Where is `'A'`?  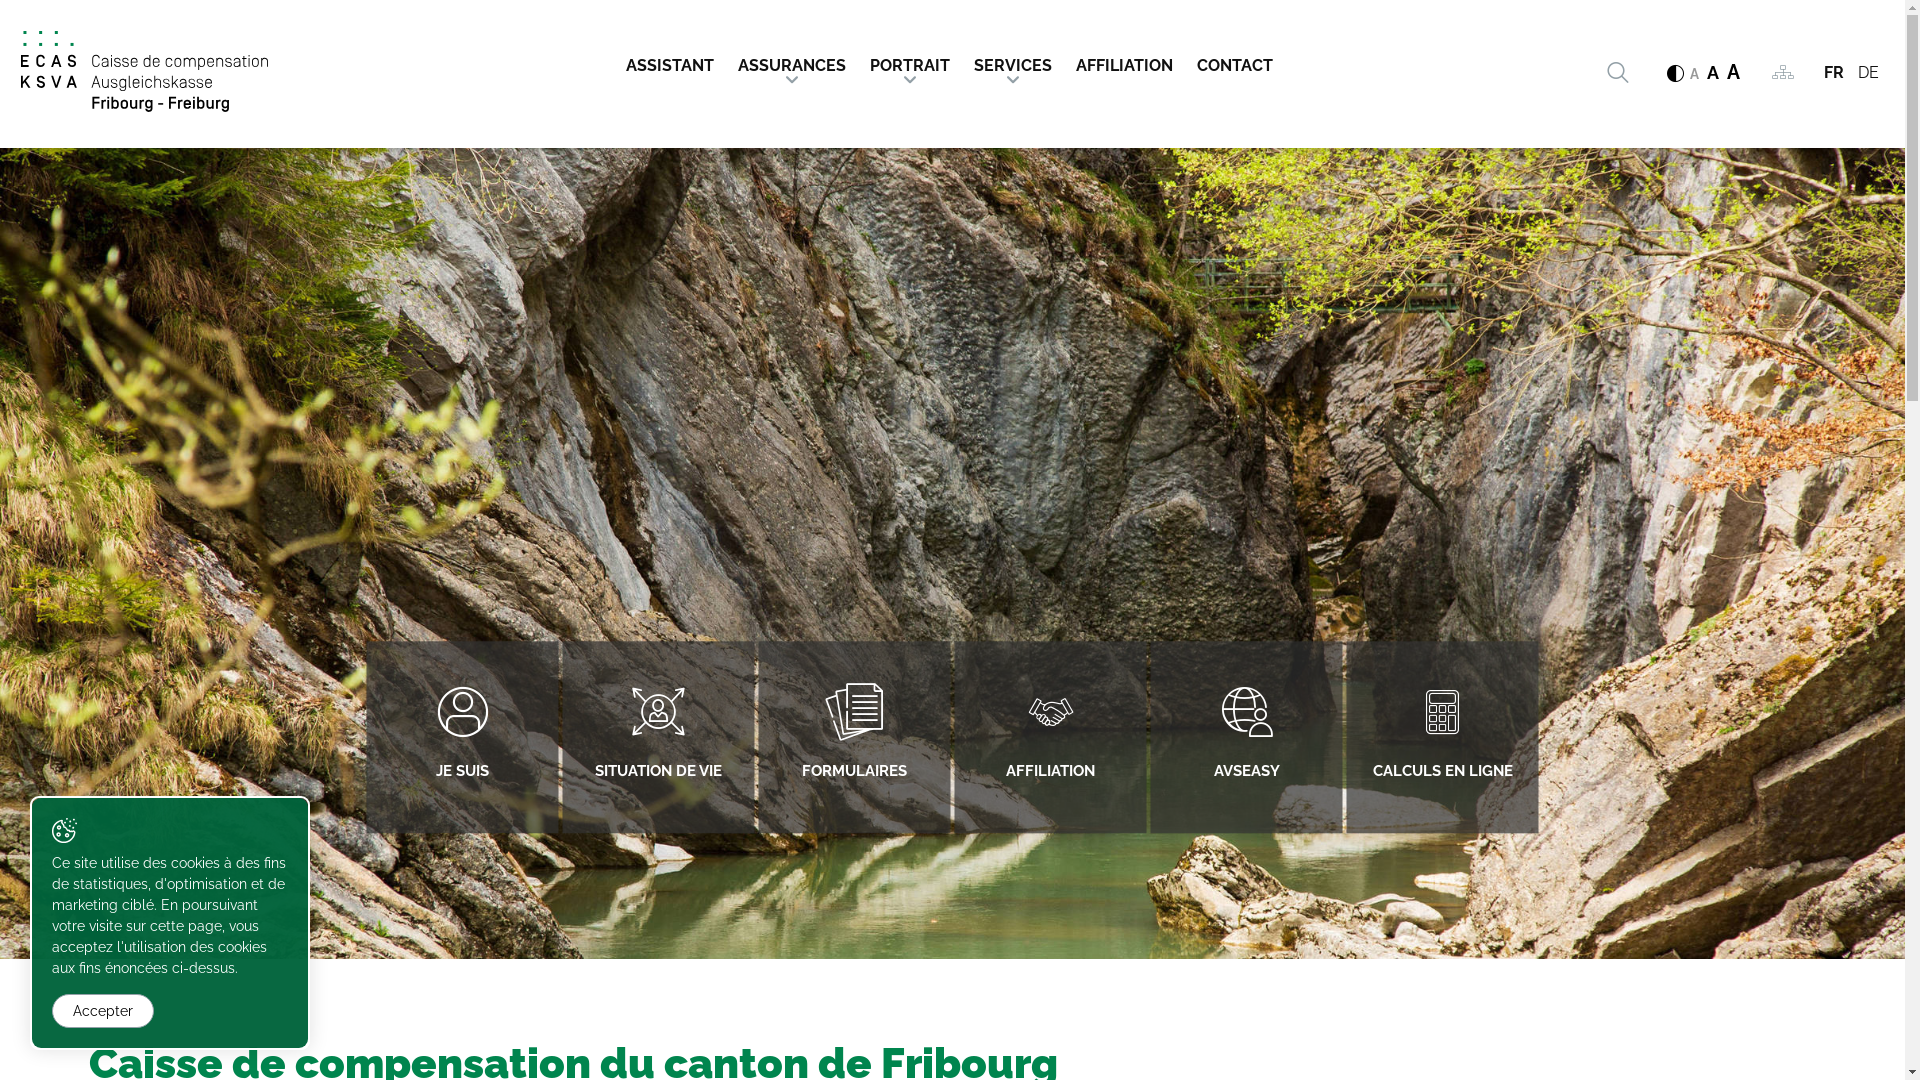
'A' is located at coordinates (1706, 72).